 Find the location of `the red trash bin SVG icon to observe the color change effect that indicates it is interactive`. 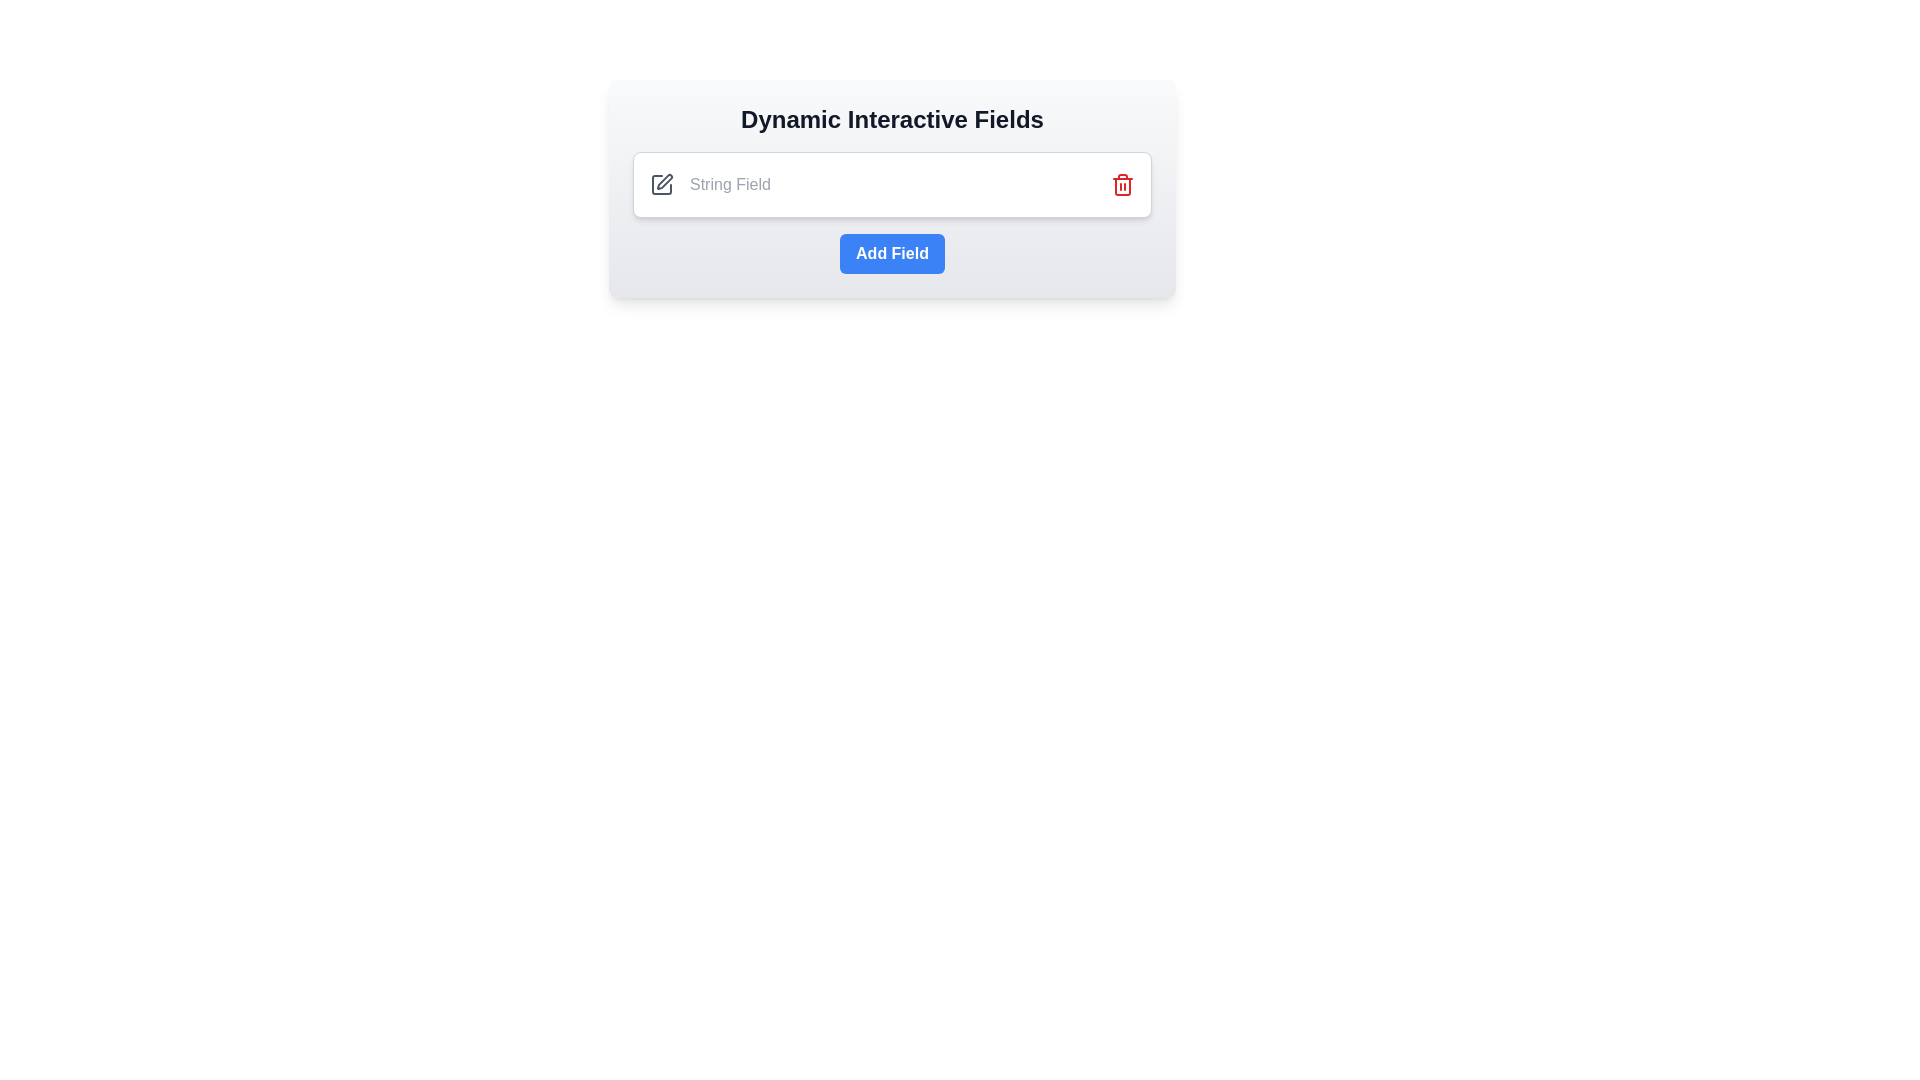

the red trash bin SVG icon to observe the color change effect that indicates it is interactive is located at coordinates (1123, 185).